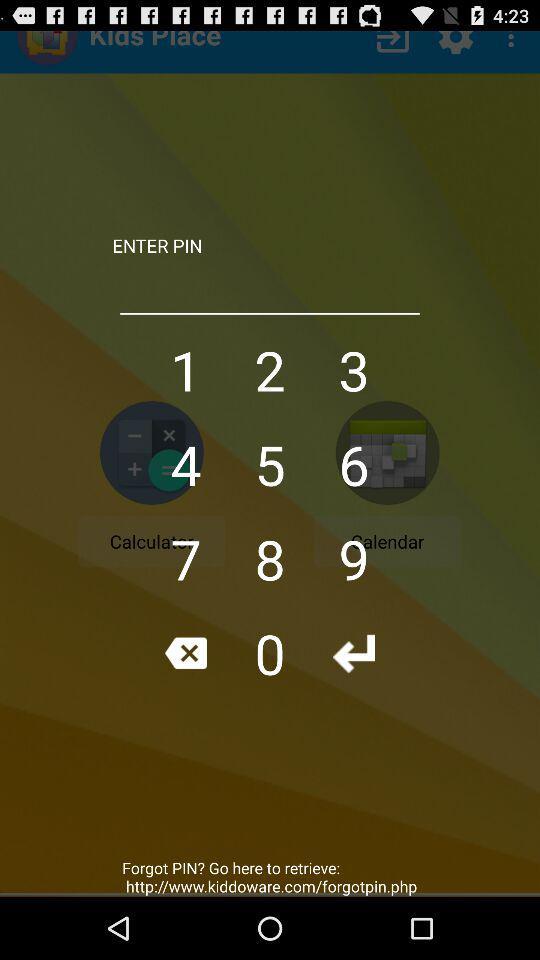 The height and width of the screenshot is (960, 540). What do you see at coordinates (185, 699) in the screenshot?
I see `the close icon` at bounding box center [185, 699].